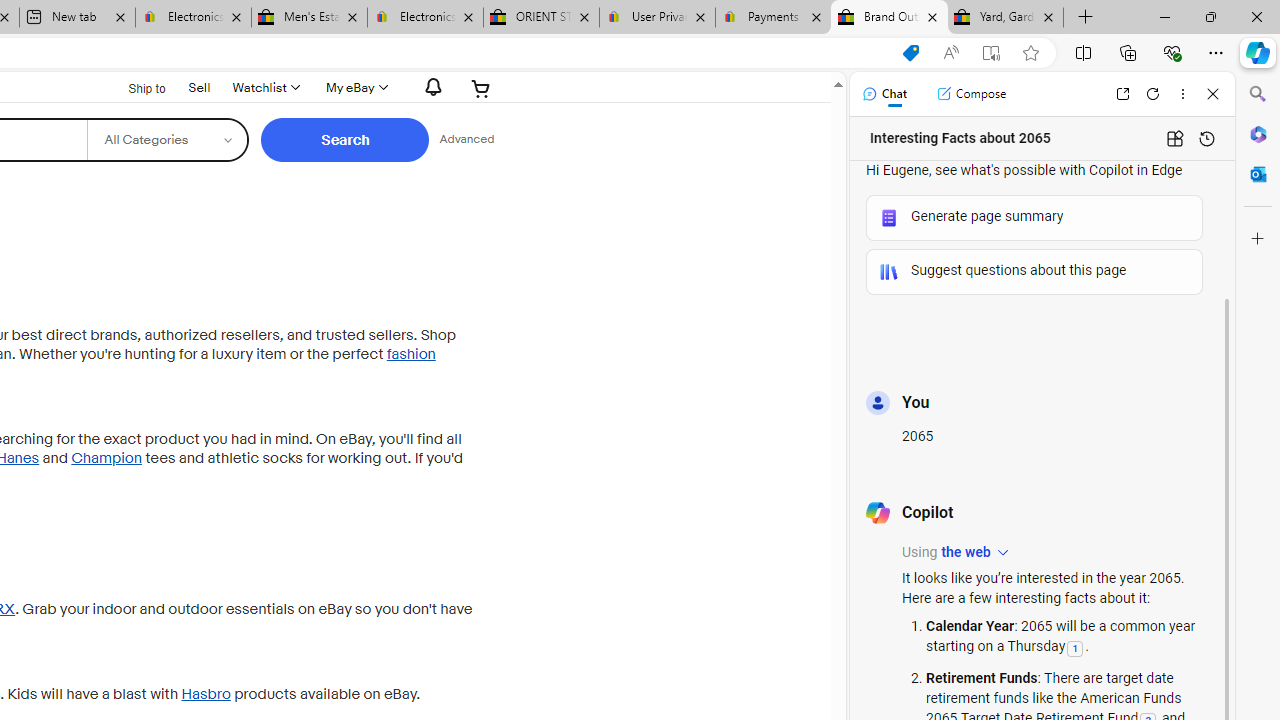 Image resolution: width=1280 pixels, height=720 pixels. Describe the element at coordinates (167, 139) in the screenshot. I see `'Select a category for search'` at that location.